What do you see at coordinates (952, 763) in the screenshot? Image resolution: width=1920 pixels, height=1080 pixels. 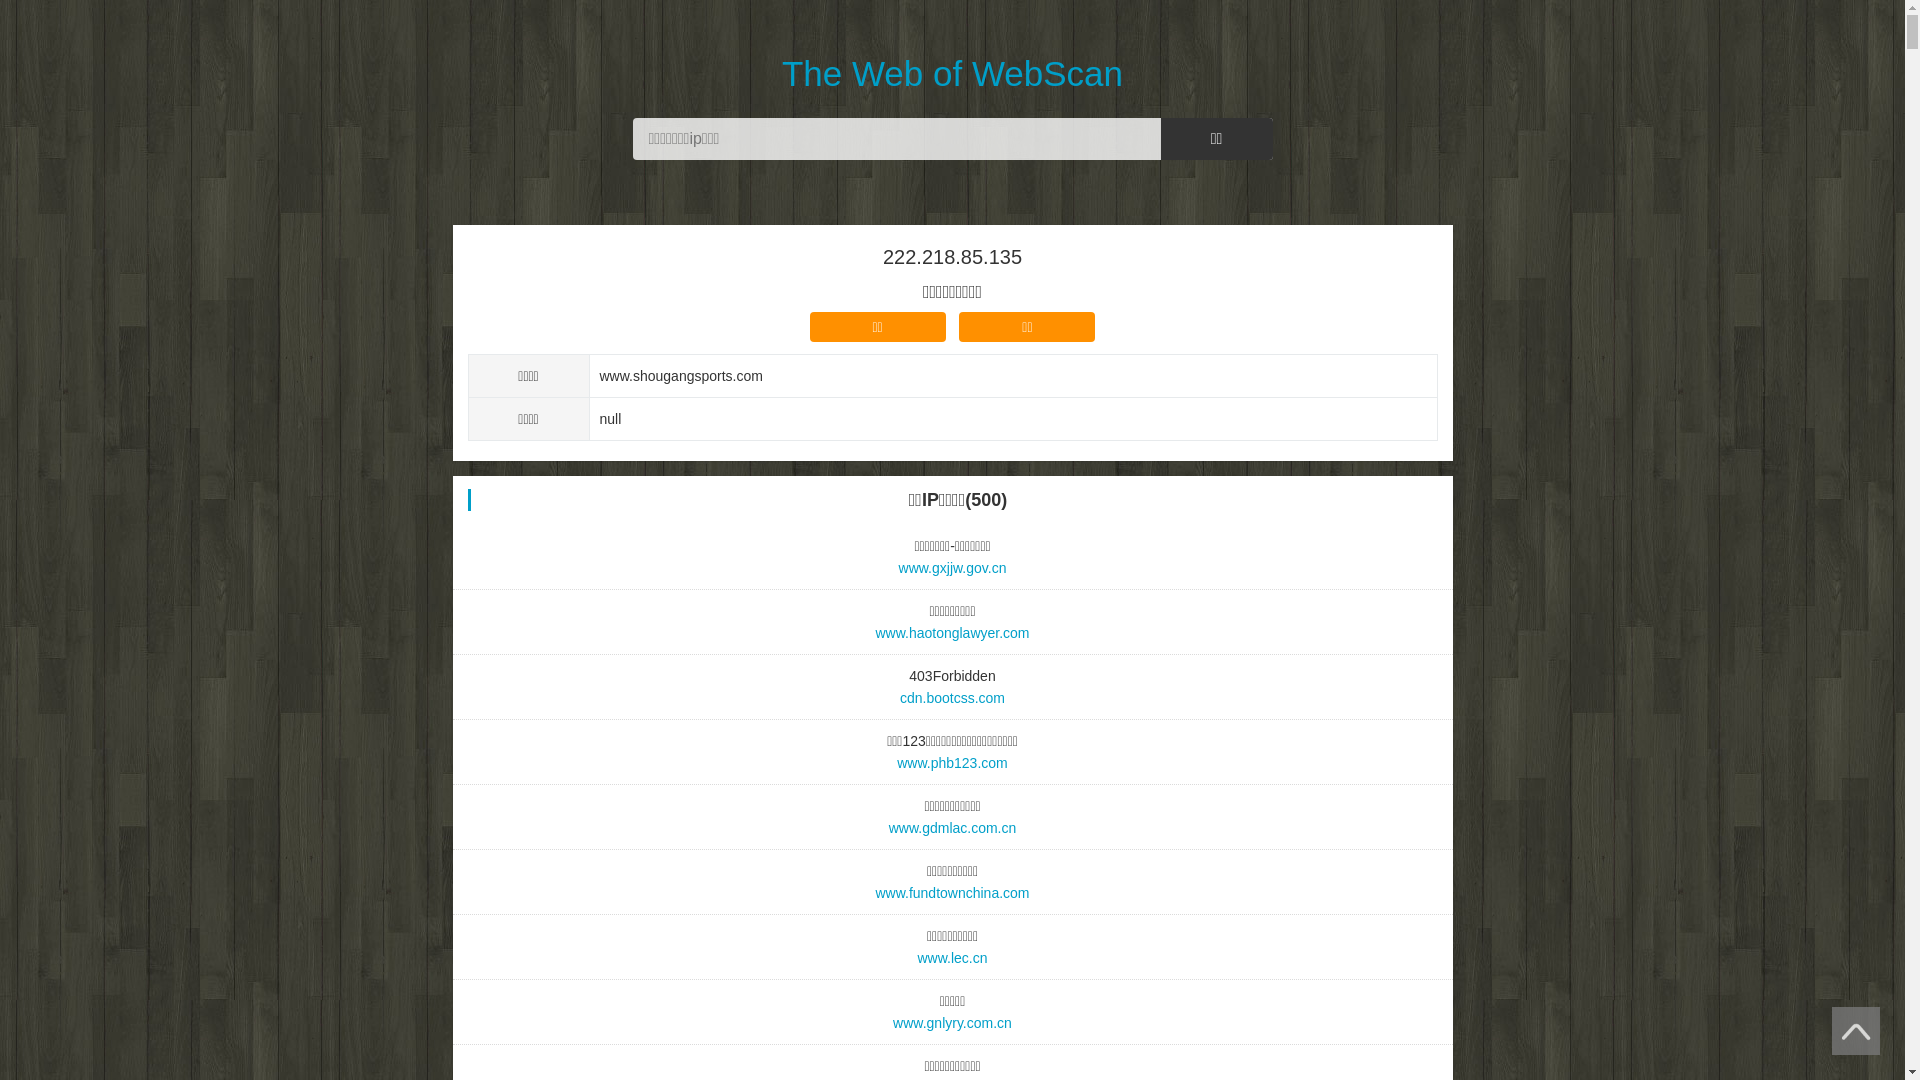 I see `'www.phb123.com'` at bounding box center [952, 763].